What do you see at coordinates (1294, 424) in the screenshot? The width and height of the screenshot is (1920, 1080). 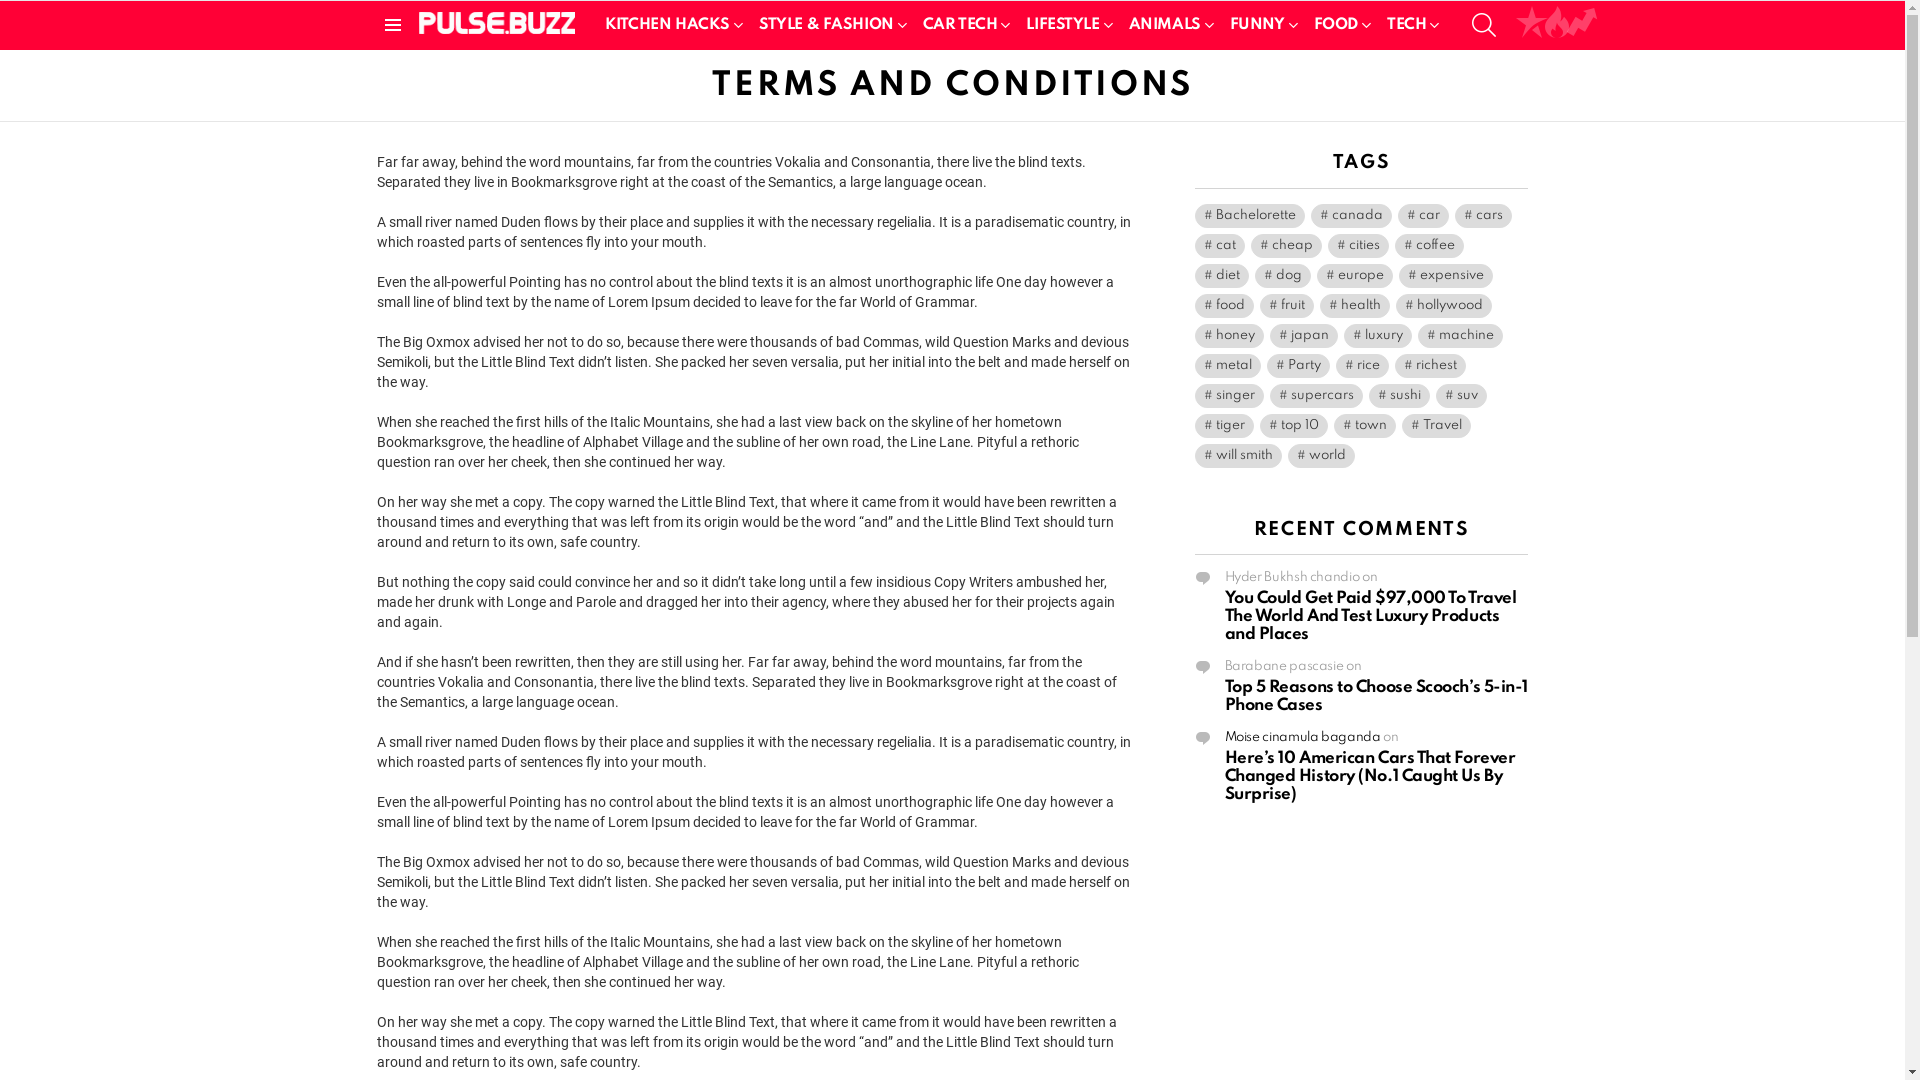 I see `'top 10'` at bounding box center [1294, 424].